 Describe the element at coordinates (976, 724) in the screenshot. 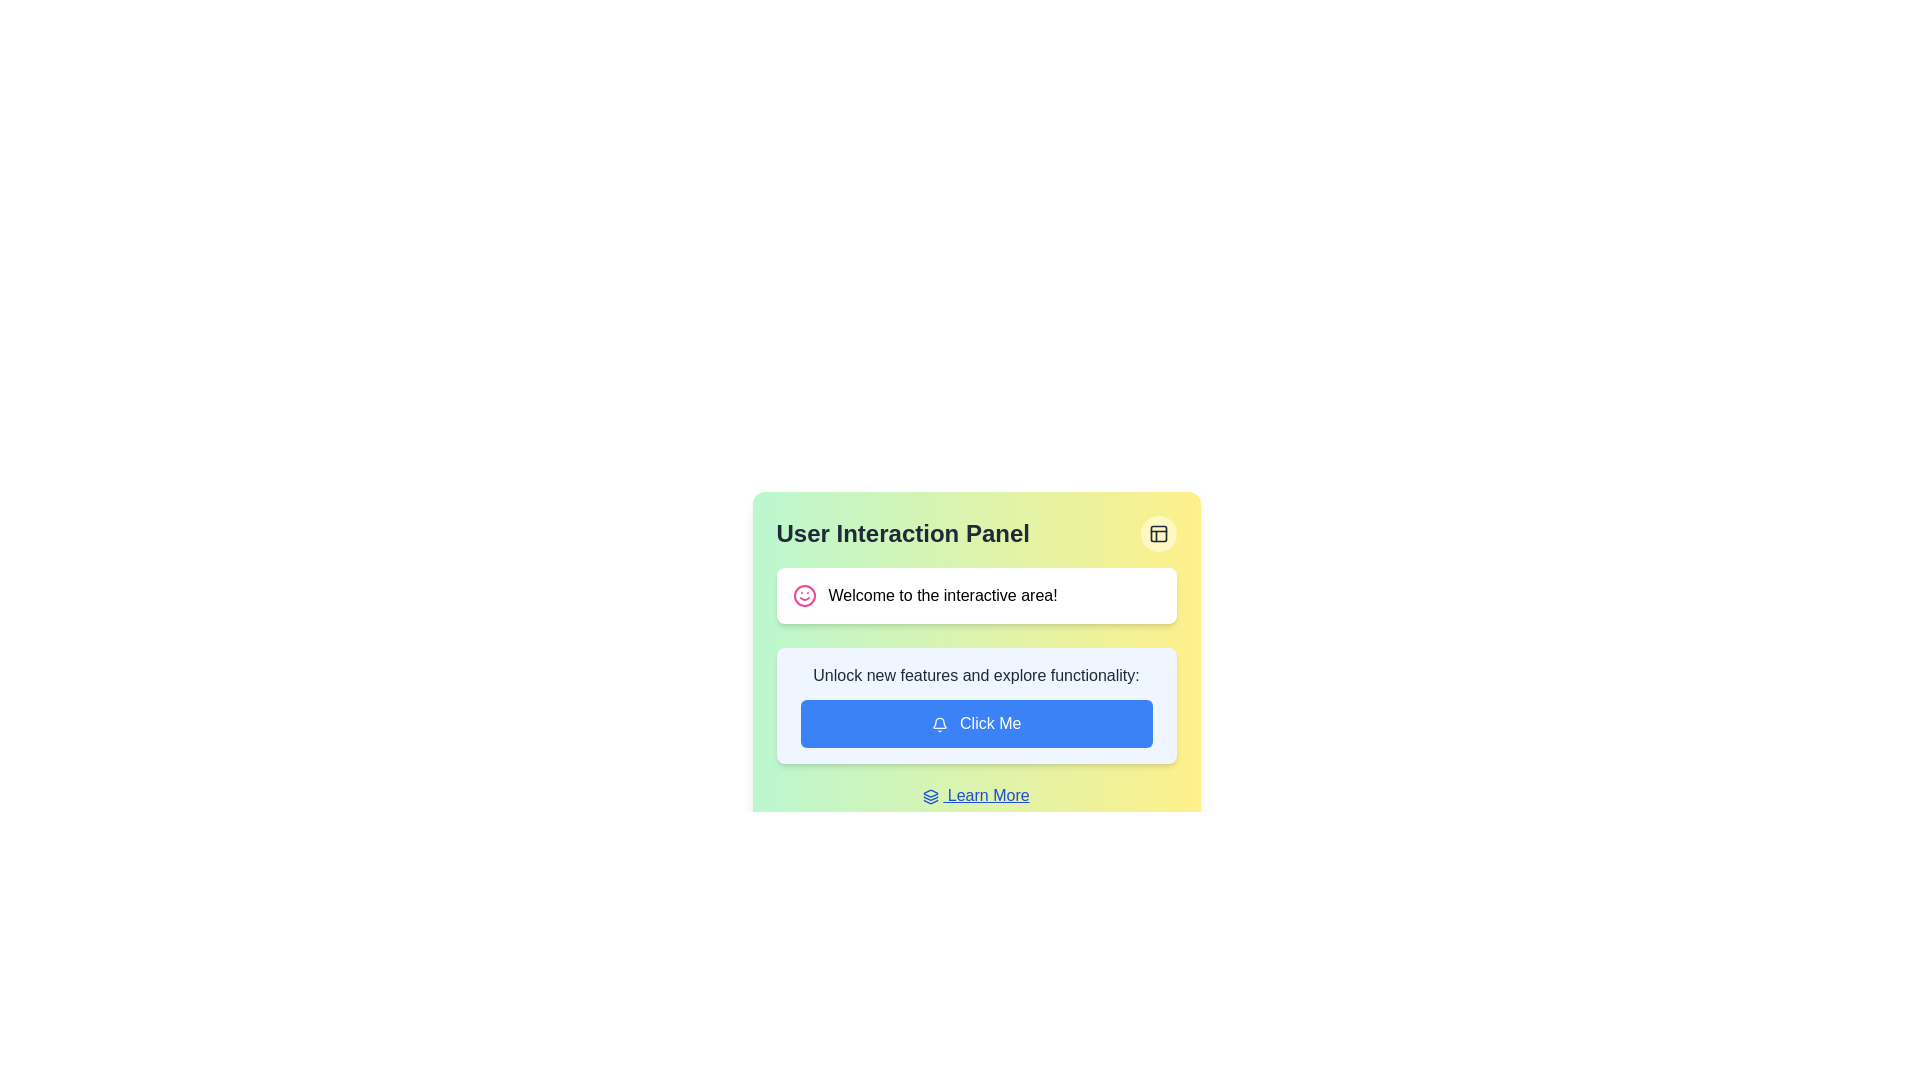

I see `the 'Click Me' button with a blue background and white text` at that location.